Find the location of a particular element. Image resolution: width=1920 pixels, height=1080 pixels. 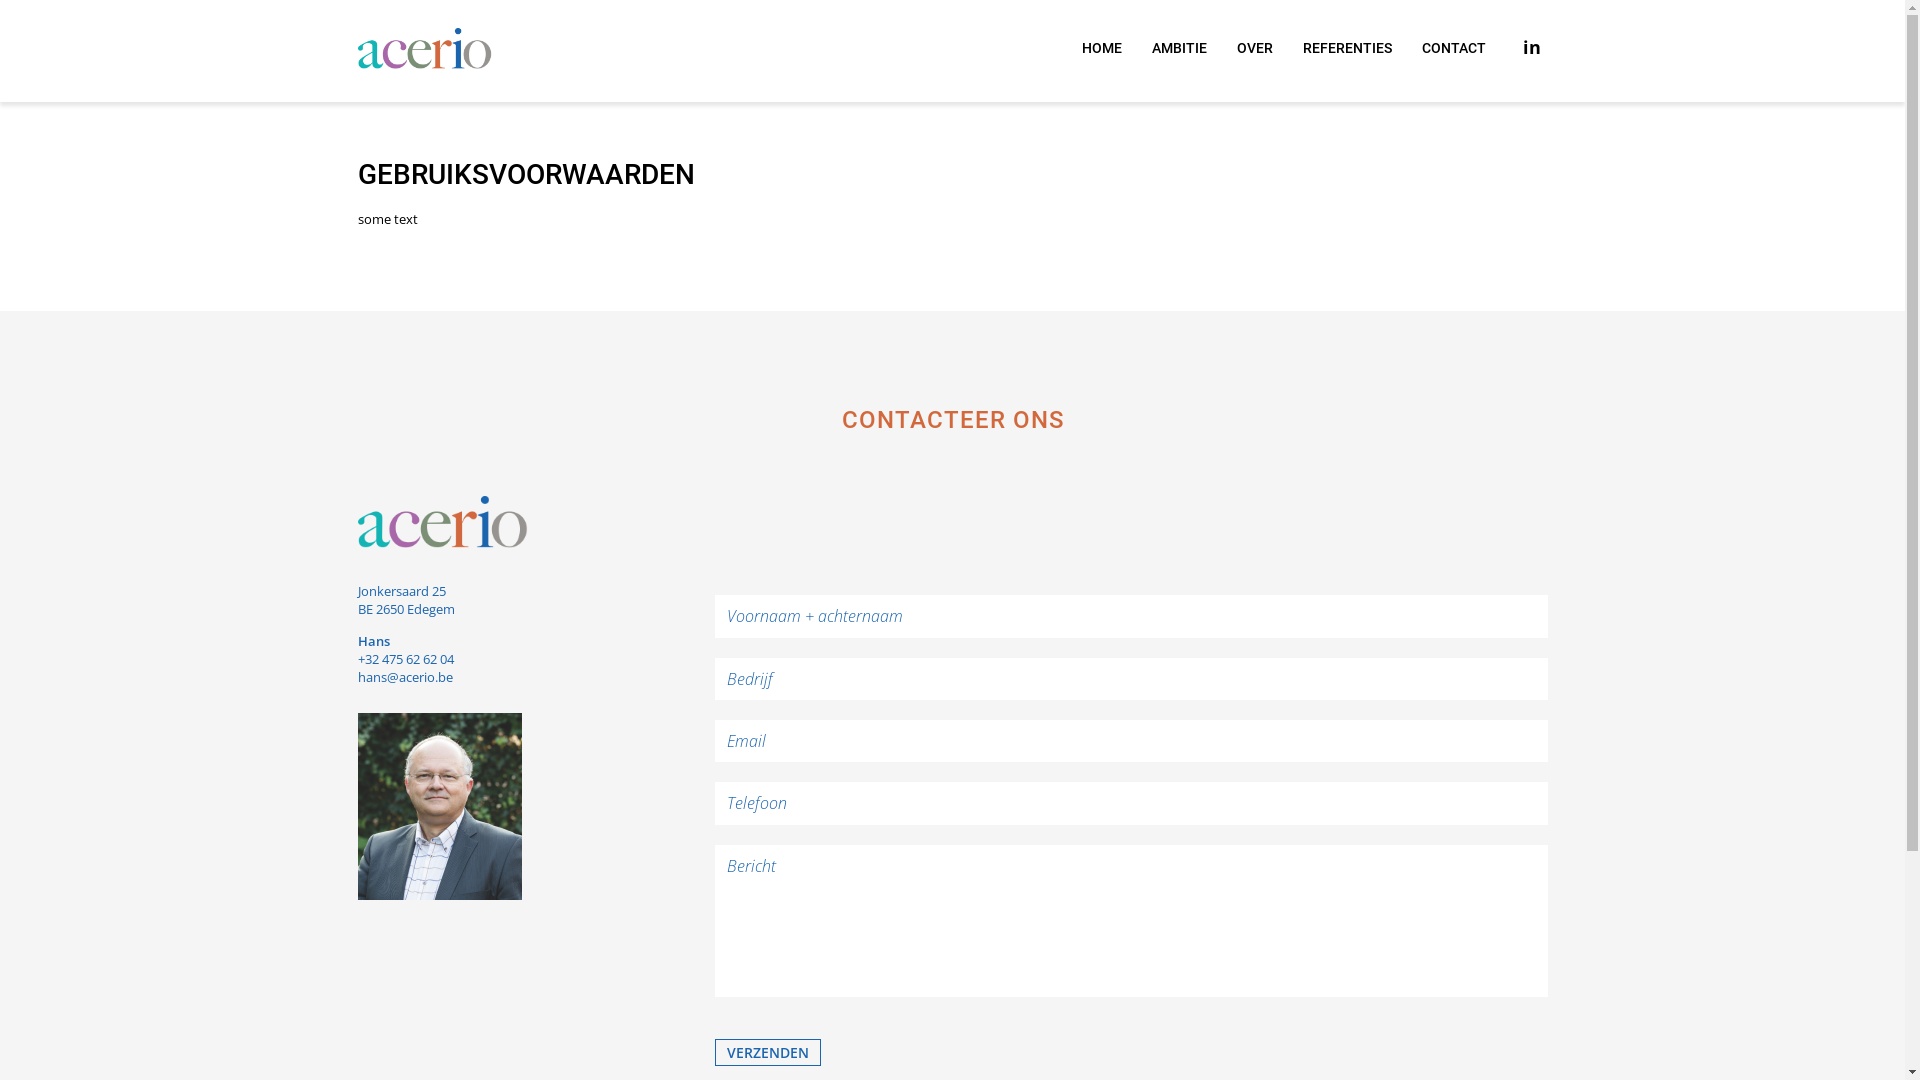

'OVER' is located at coordinates (1252, 48).